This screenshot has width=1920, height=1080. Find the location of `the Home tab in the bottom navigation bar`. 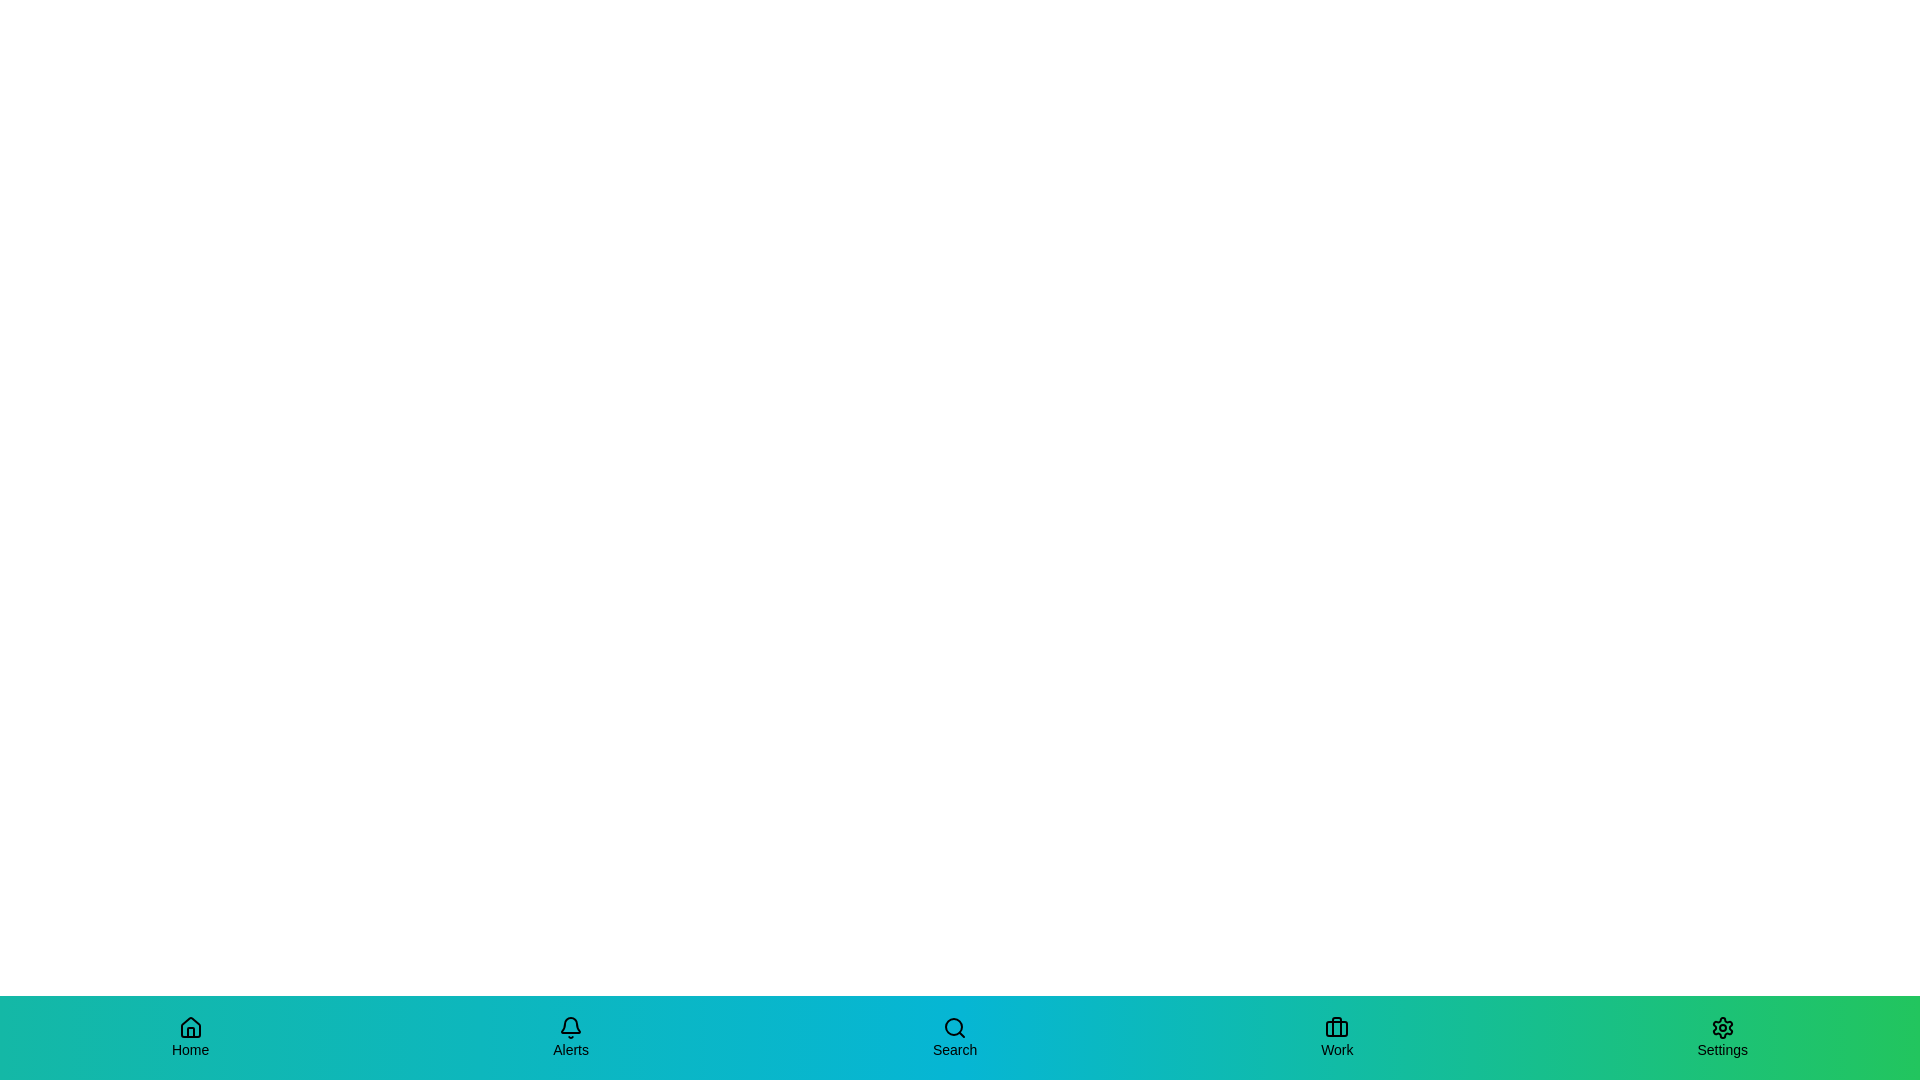

the Home tab in the bottom navigation bar is located at coordinates (190, 1036).